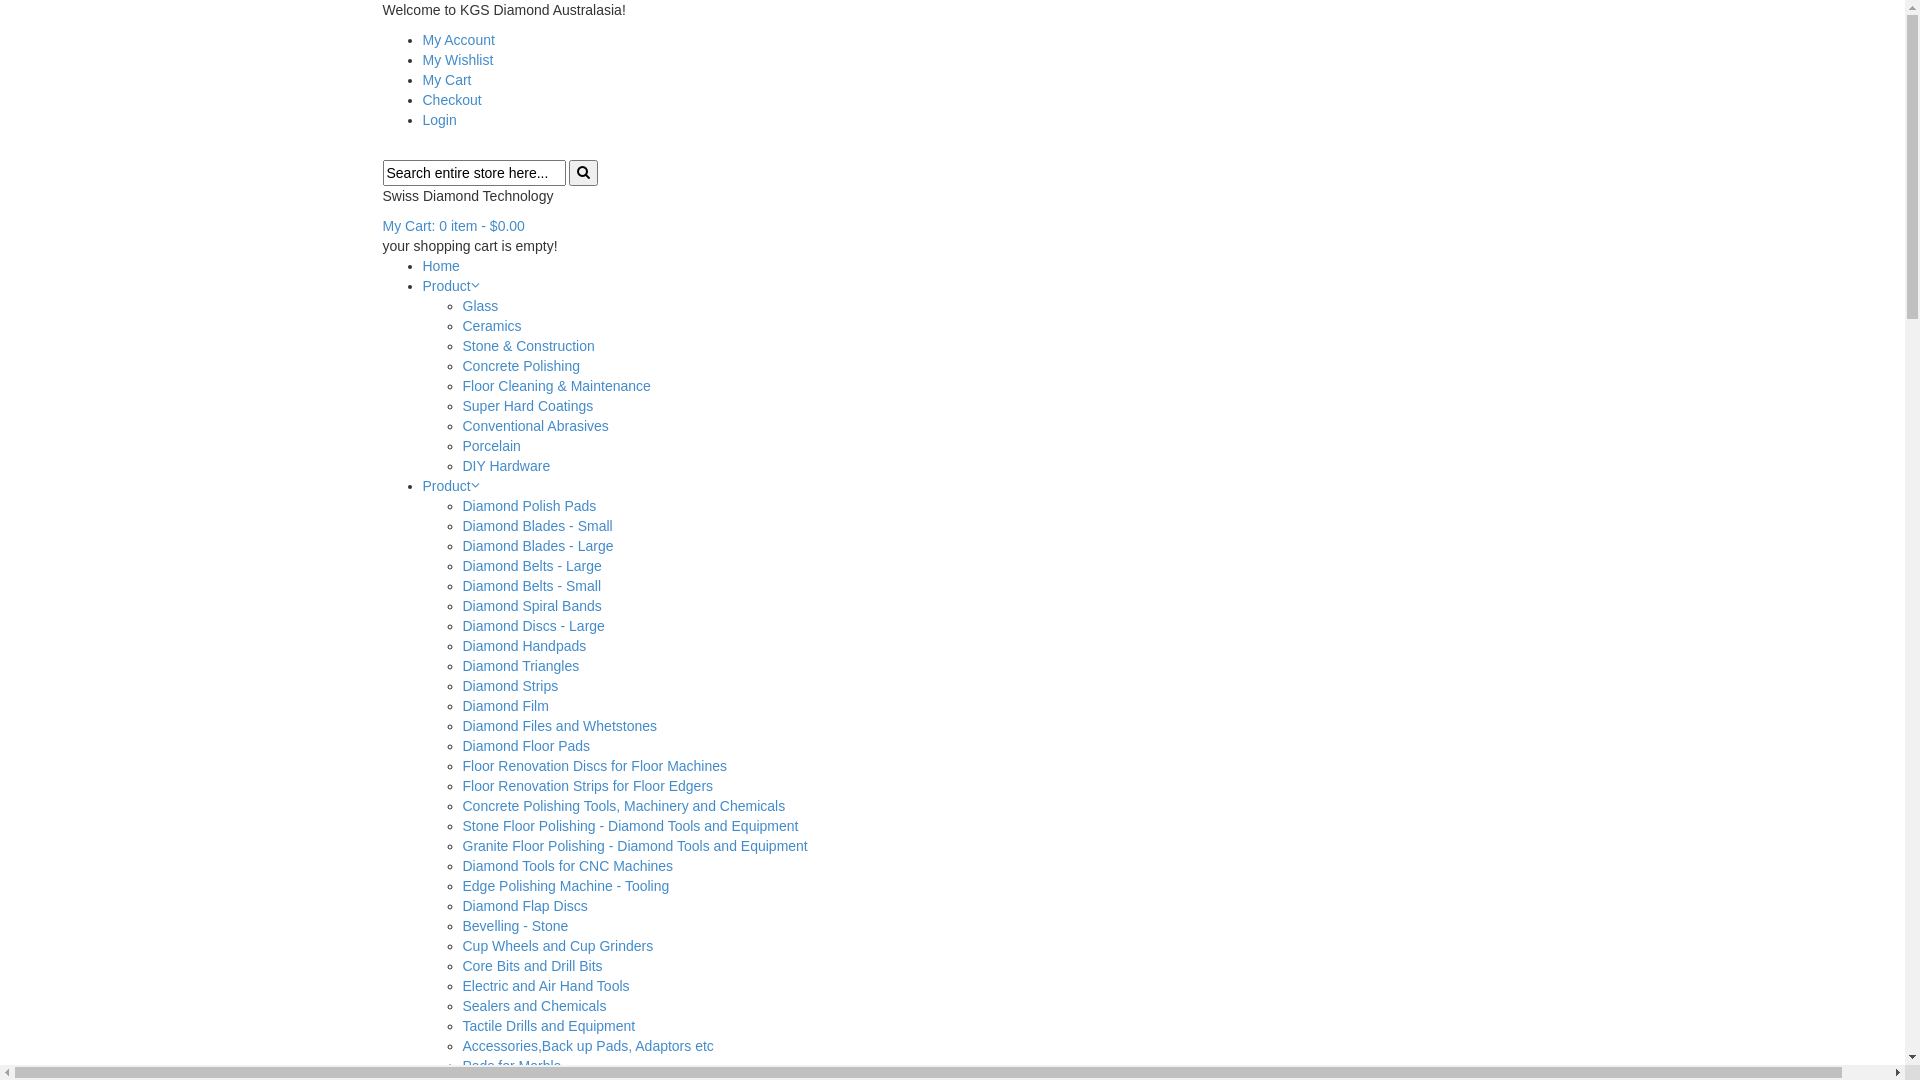 The image size is (1920, 1080). Describe the element at coordinates (524, 906) in the screenshot. I see `'Diamond Flap Discs'` at that location.